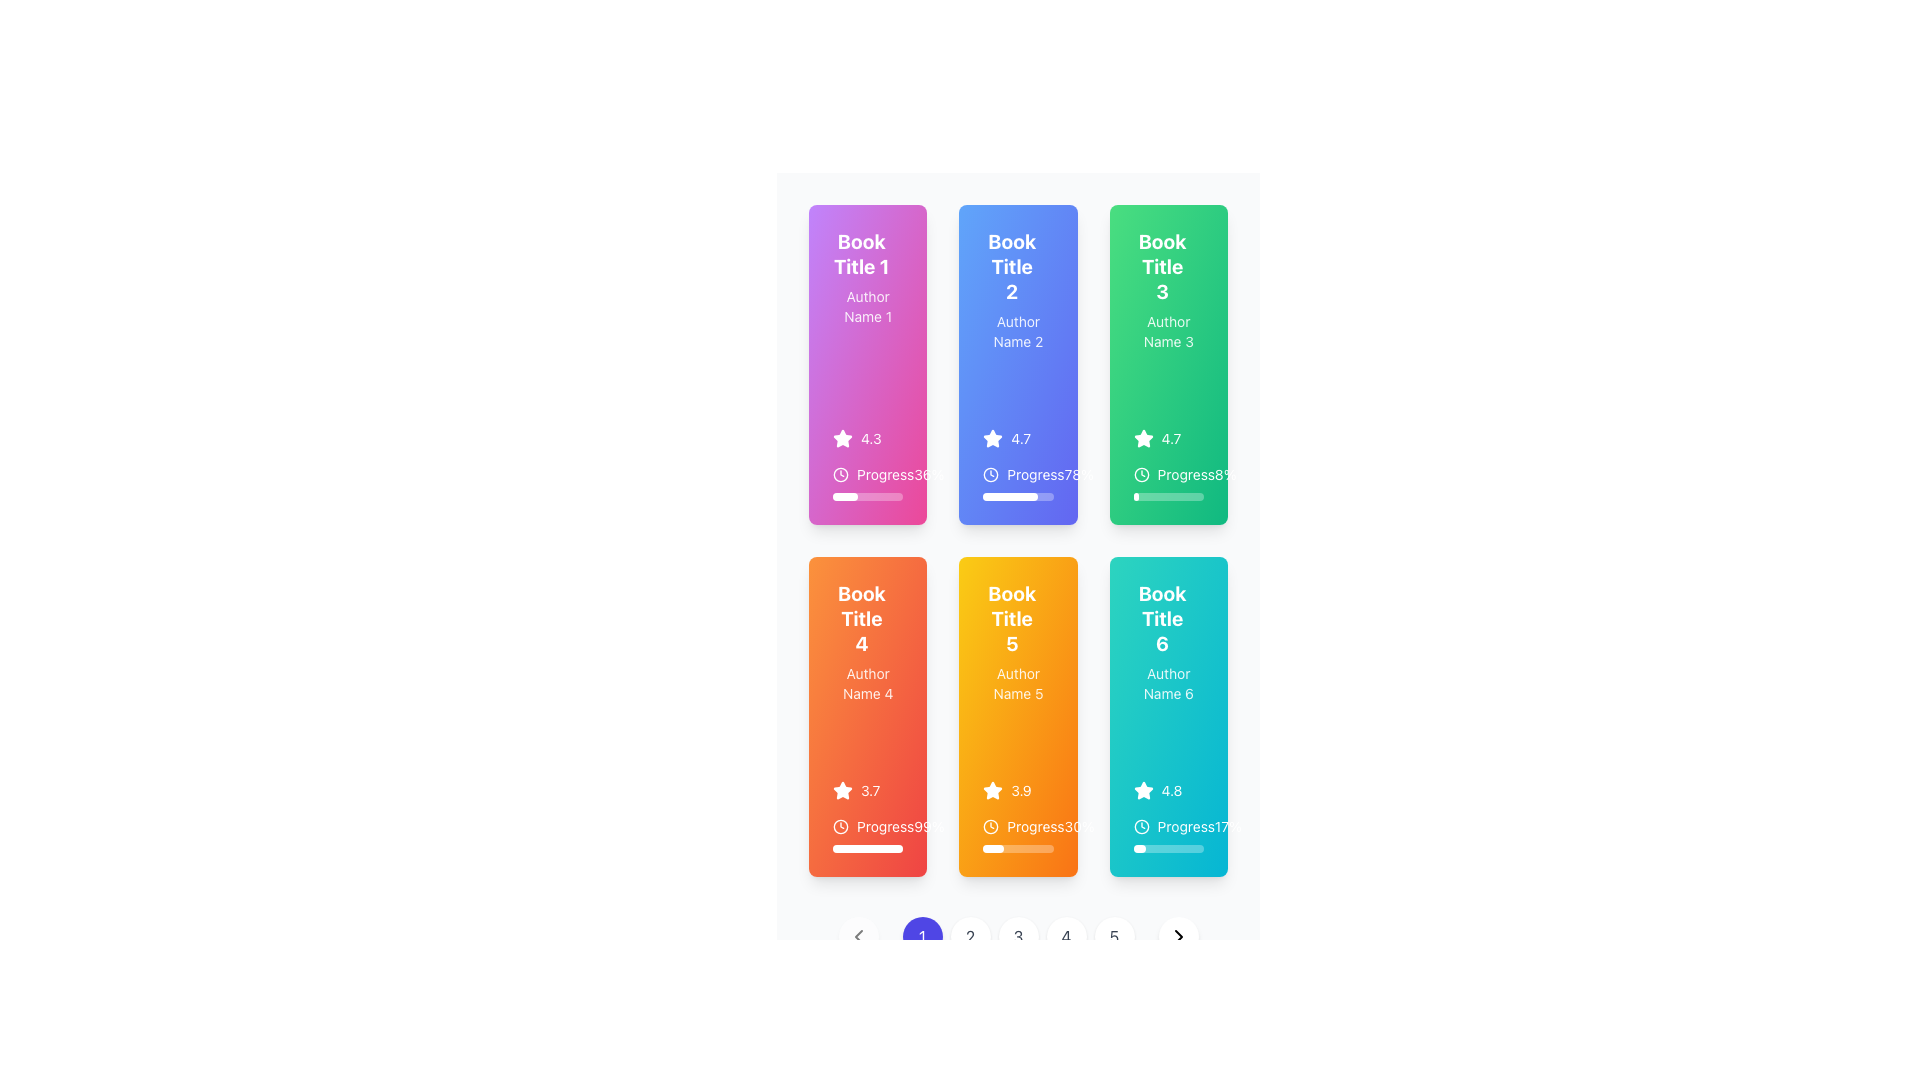  Describe the element at coordinates (868, 438) in the screenshot. I see `the rating value displayed in the star icon and text '4.3' located below 'Book Title 1' in the card-style UI` at that location.